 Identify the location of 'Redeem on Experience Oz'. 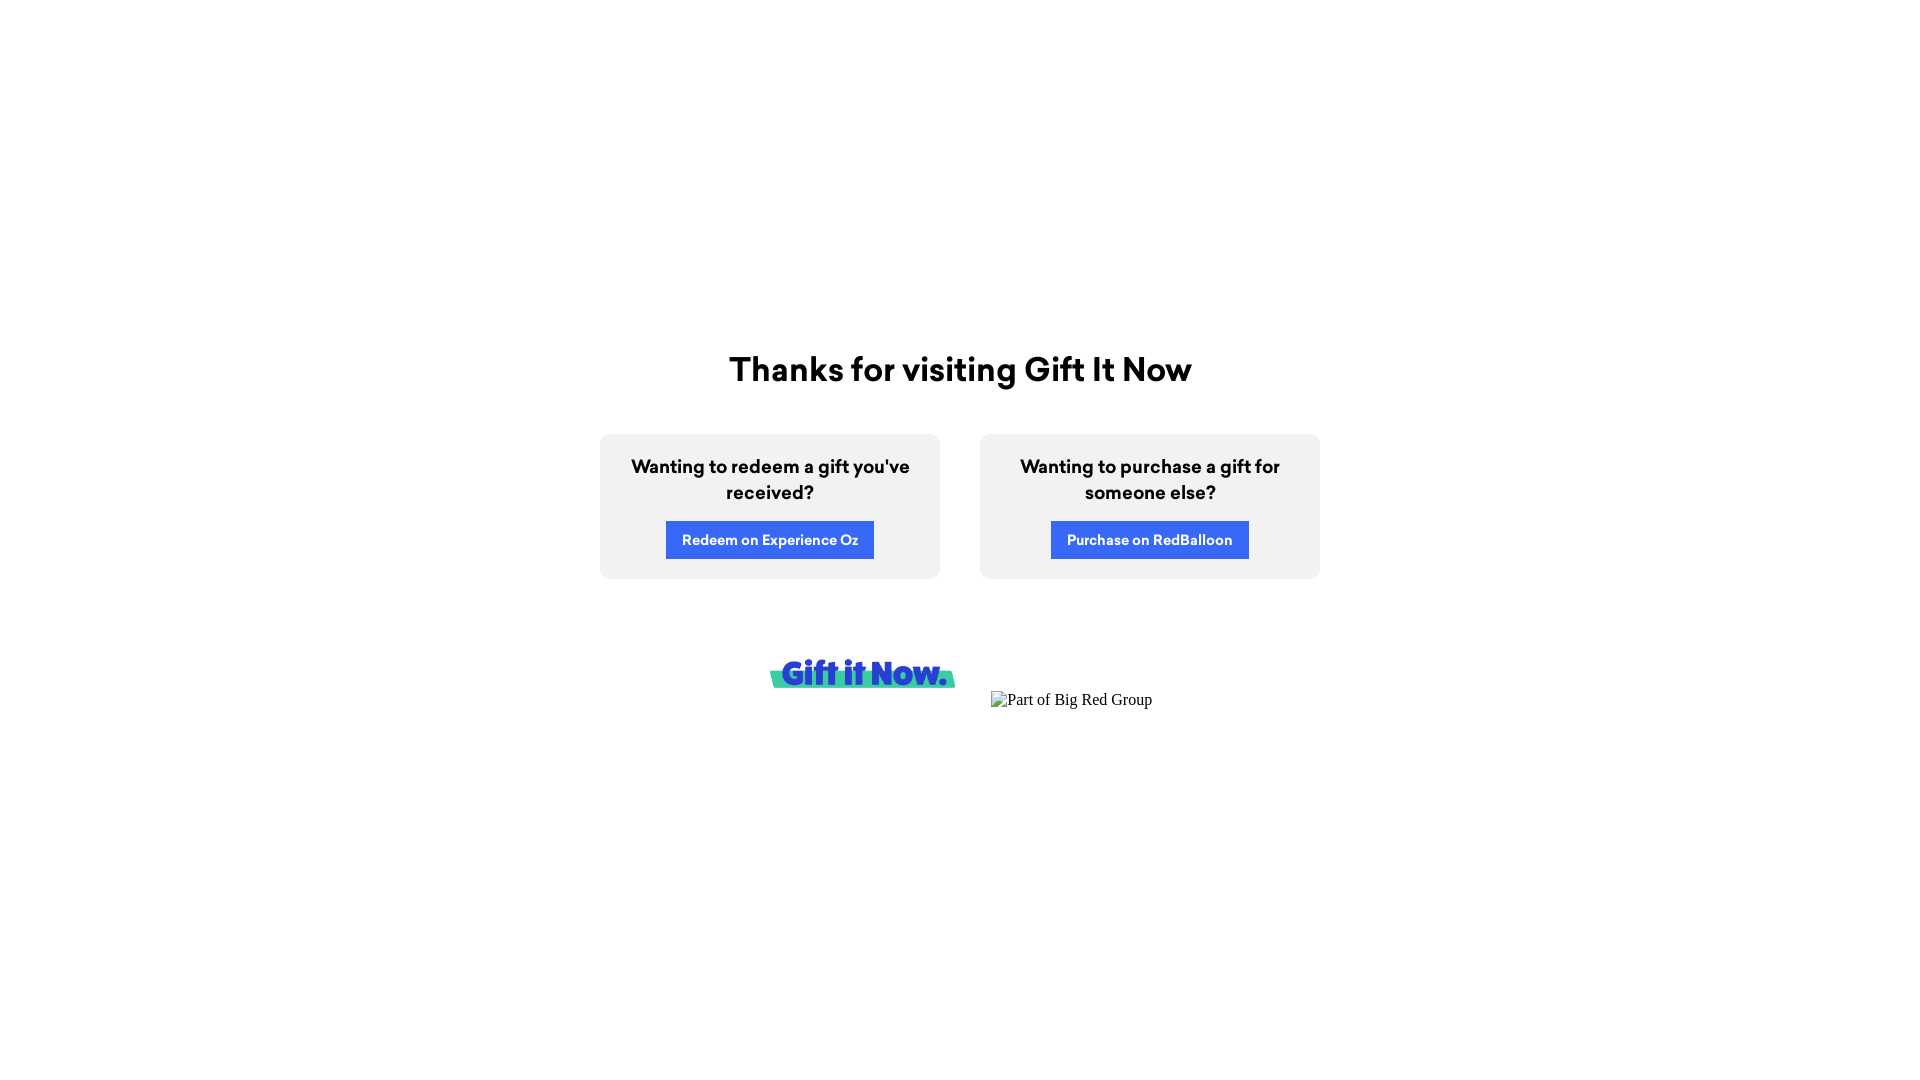
(768, 540).